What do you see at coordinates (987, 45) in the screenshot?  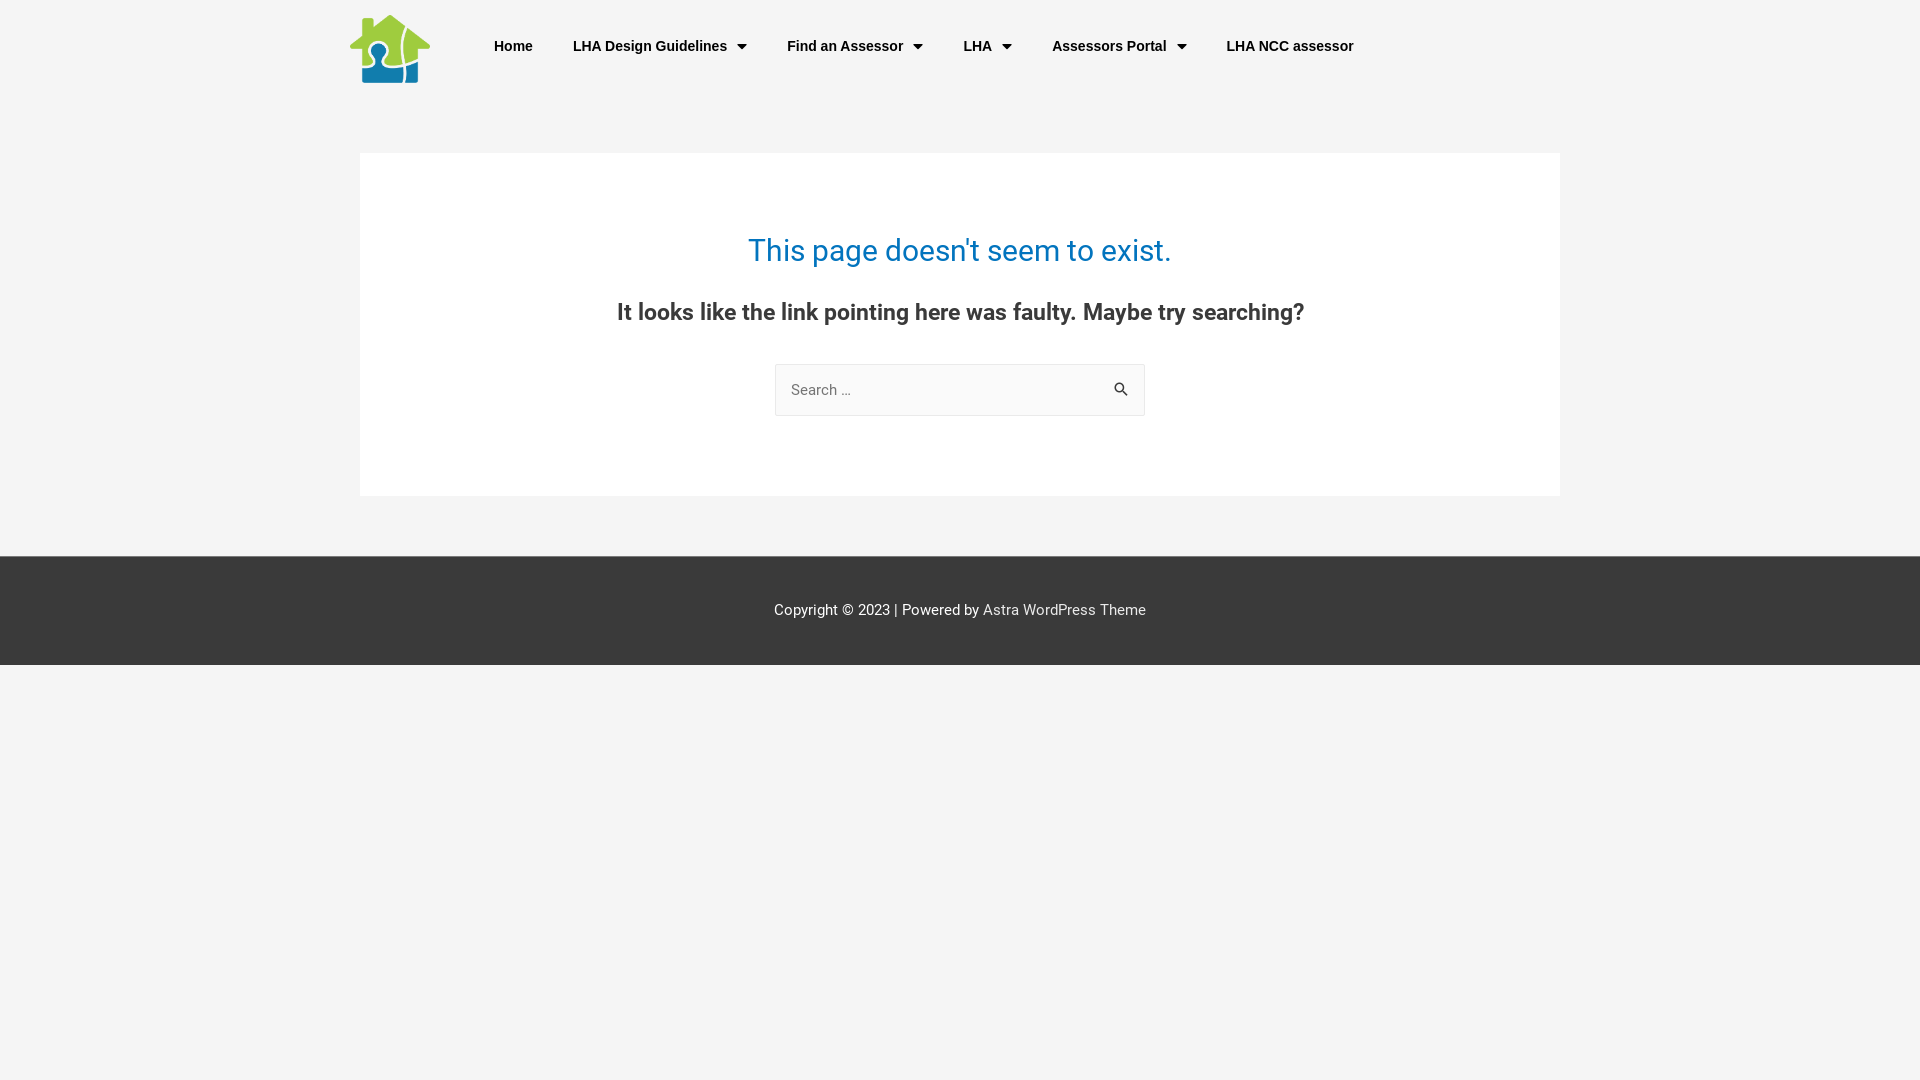 I see `'LHA'` at bounding box center [987, 45].